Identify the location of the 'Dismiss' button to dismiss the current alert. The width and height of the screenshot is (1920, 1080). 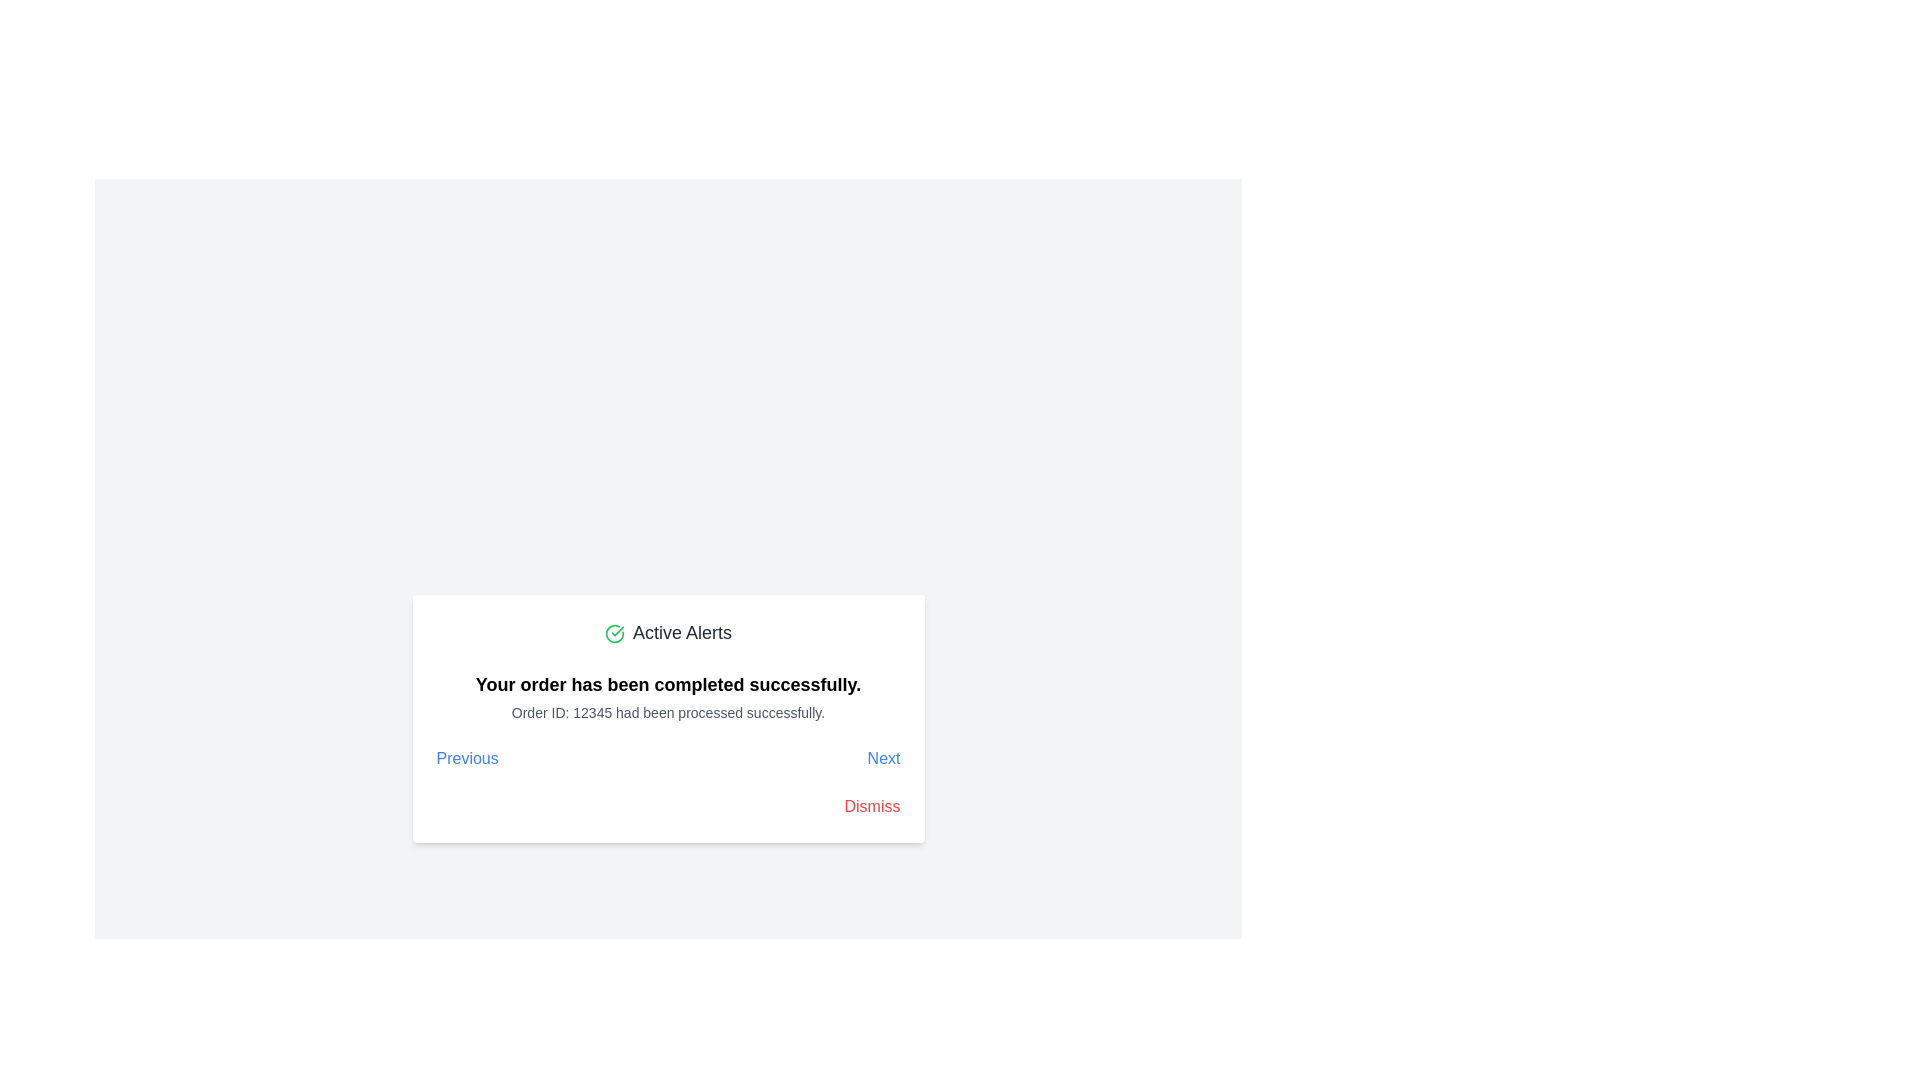
(872, 805).